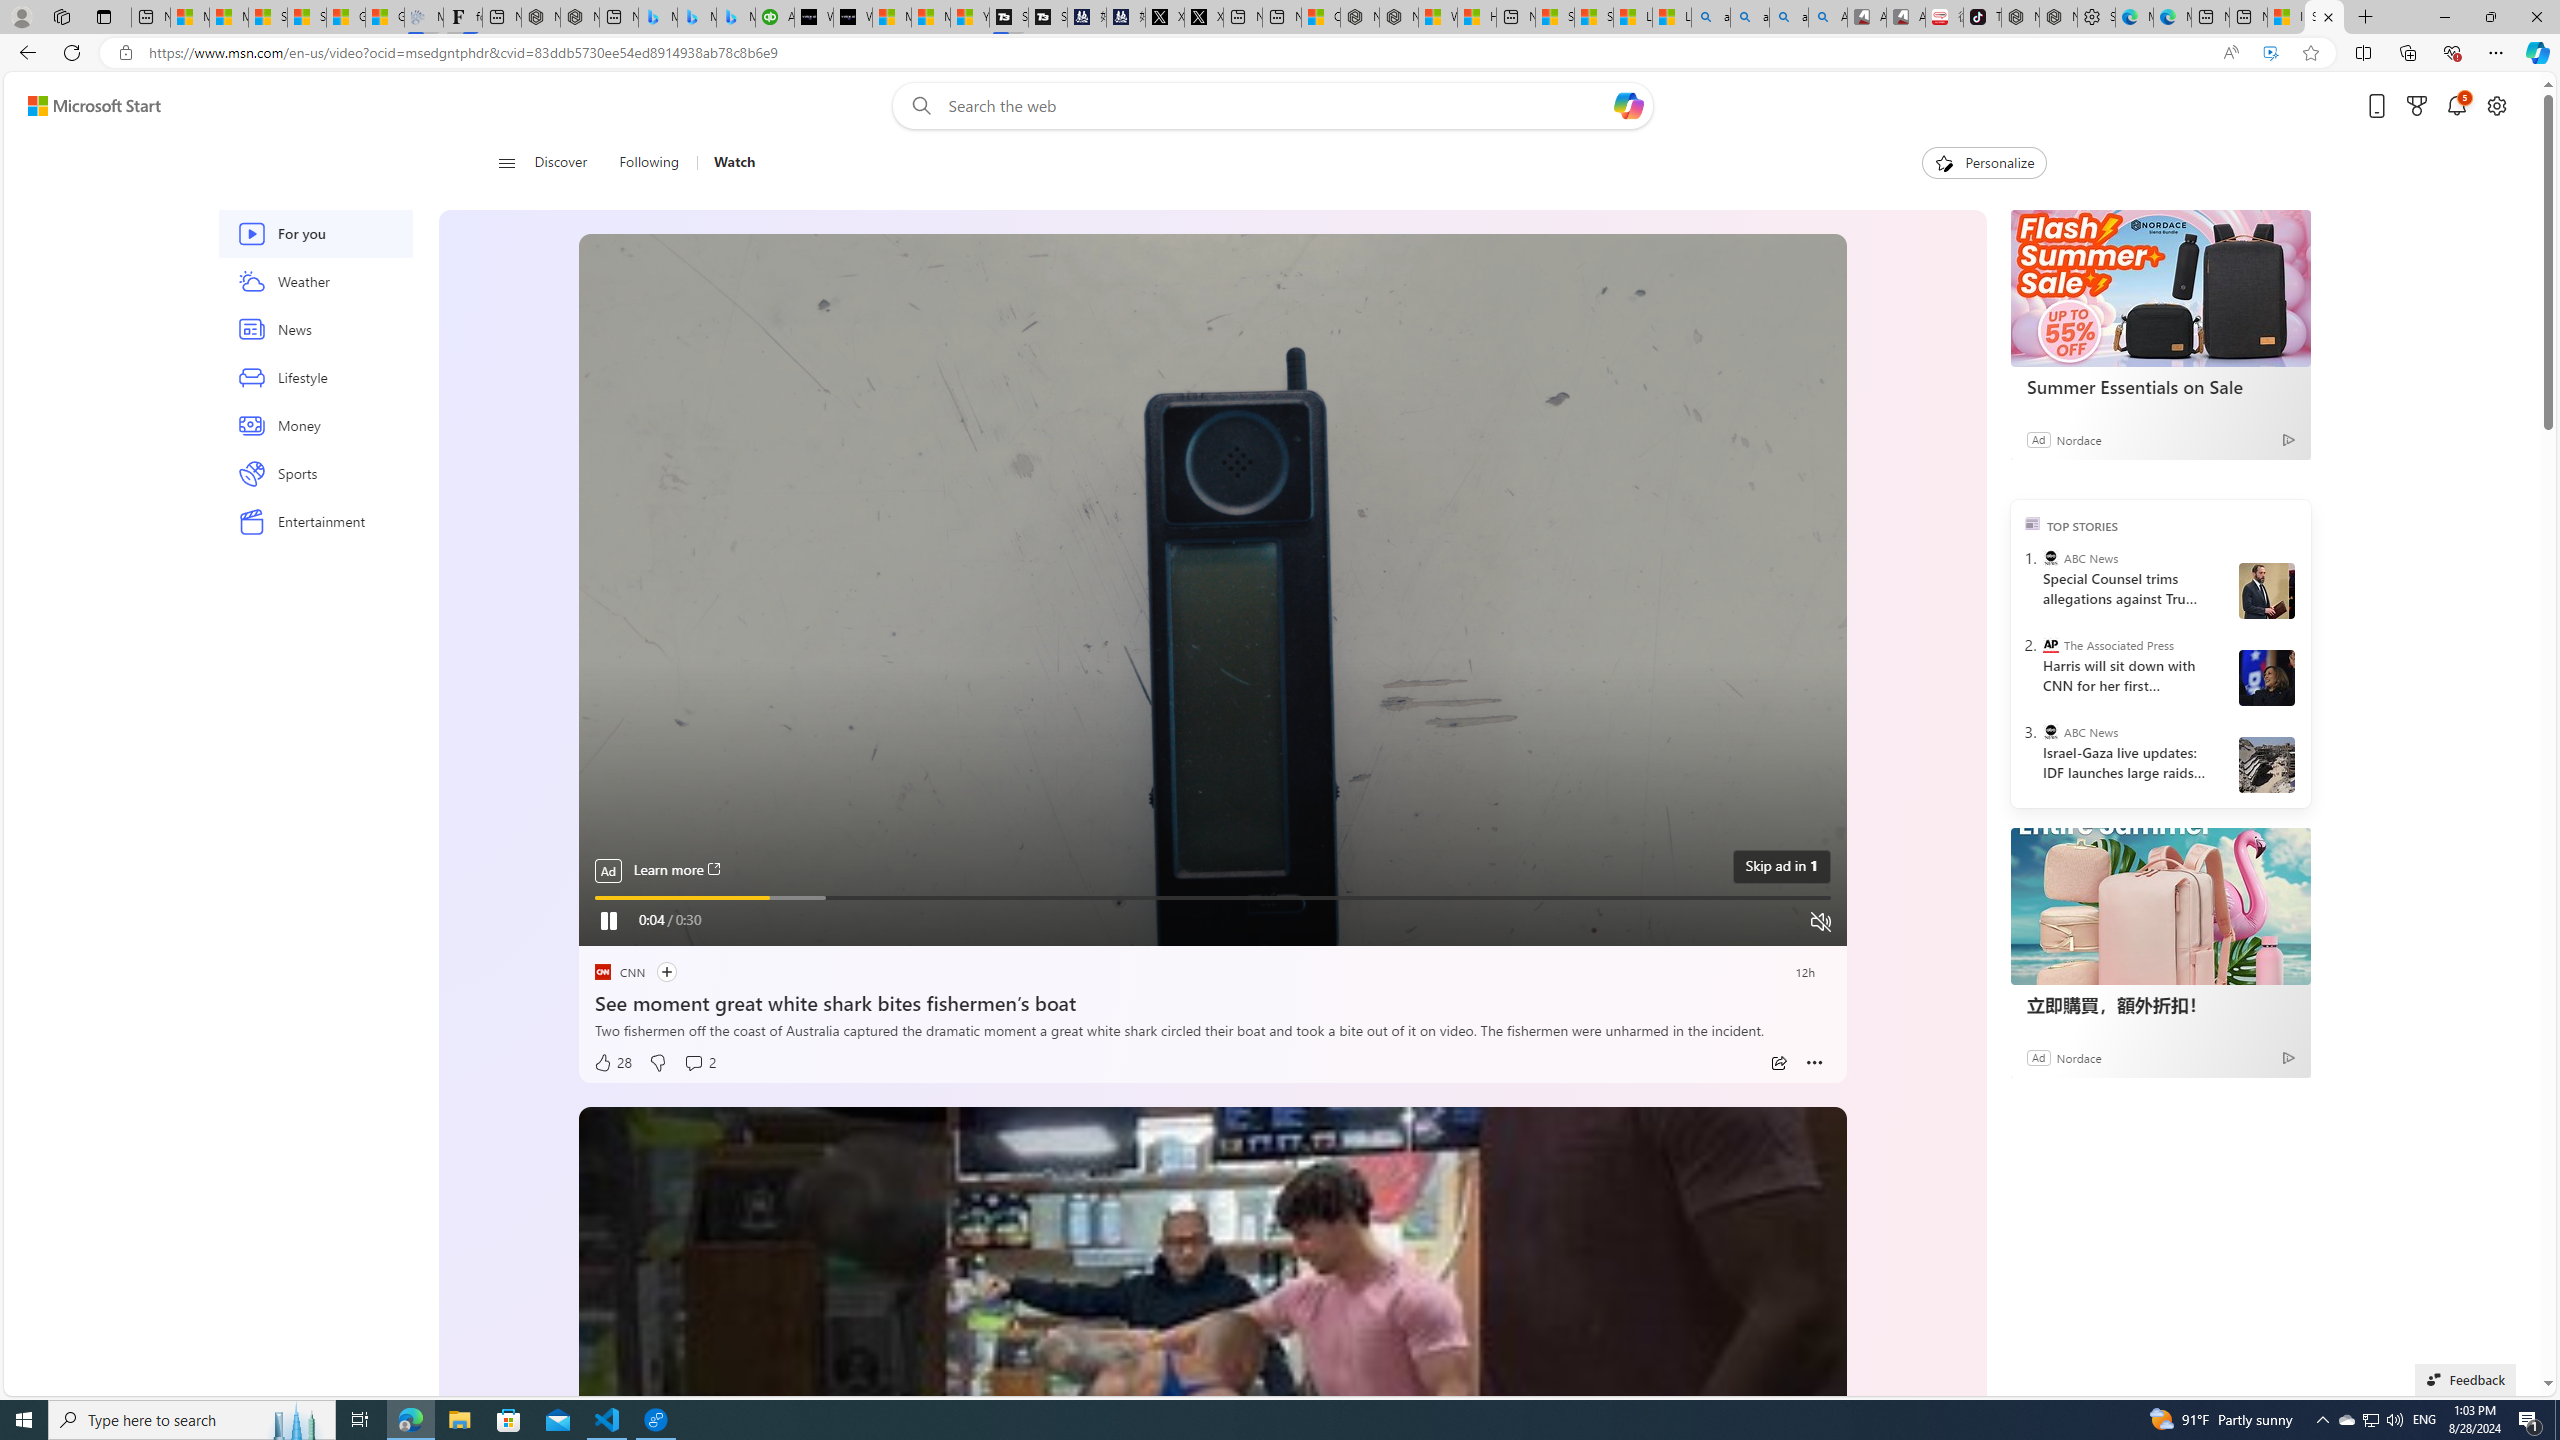  Describe the element at coordinates (2050, 731) in the screenshot. I see `'ABC News'` at that location.